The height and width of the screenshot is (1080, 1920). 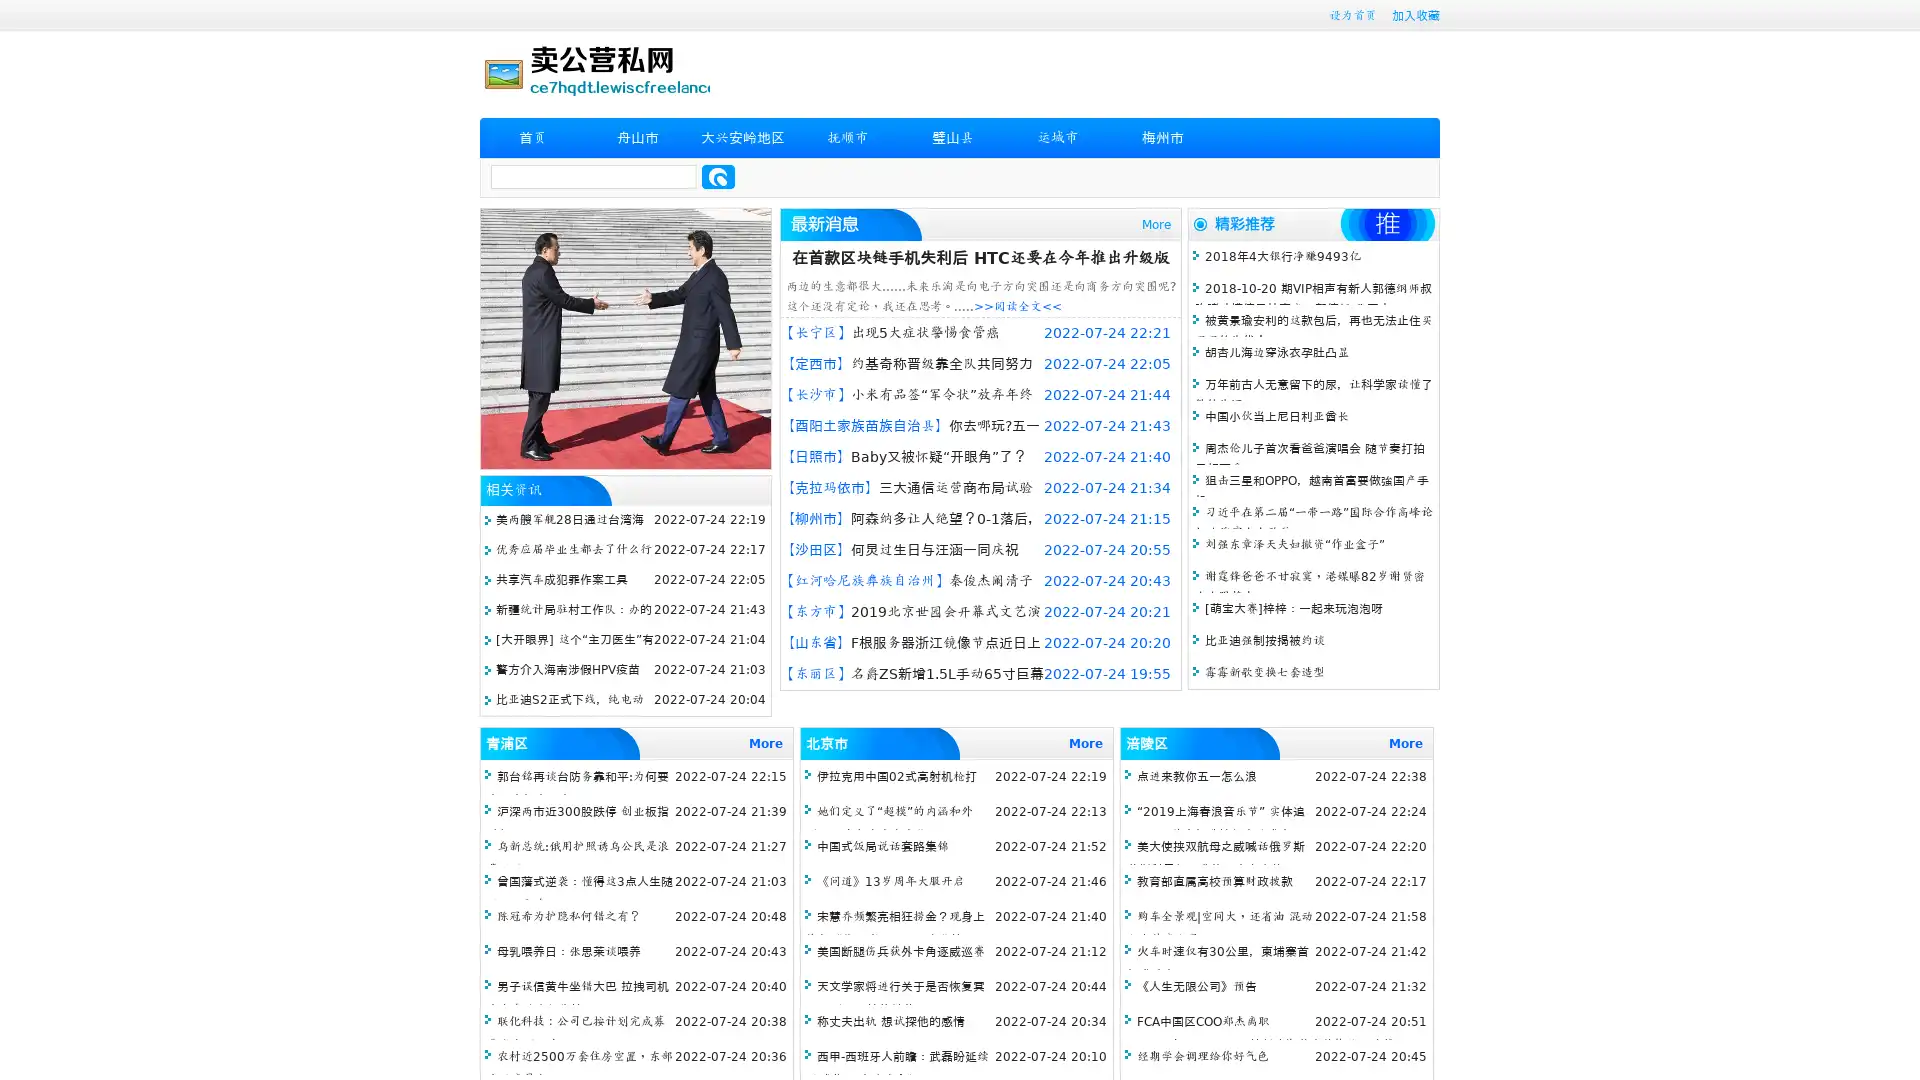 I want to click on Search, so click(x=718, y=176).